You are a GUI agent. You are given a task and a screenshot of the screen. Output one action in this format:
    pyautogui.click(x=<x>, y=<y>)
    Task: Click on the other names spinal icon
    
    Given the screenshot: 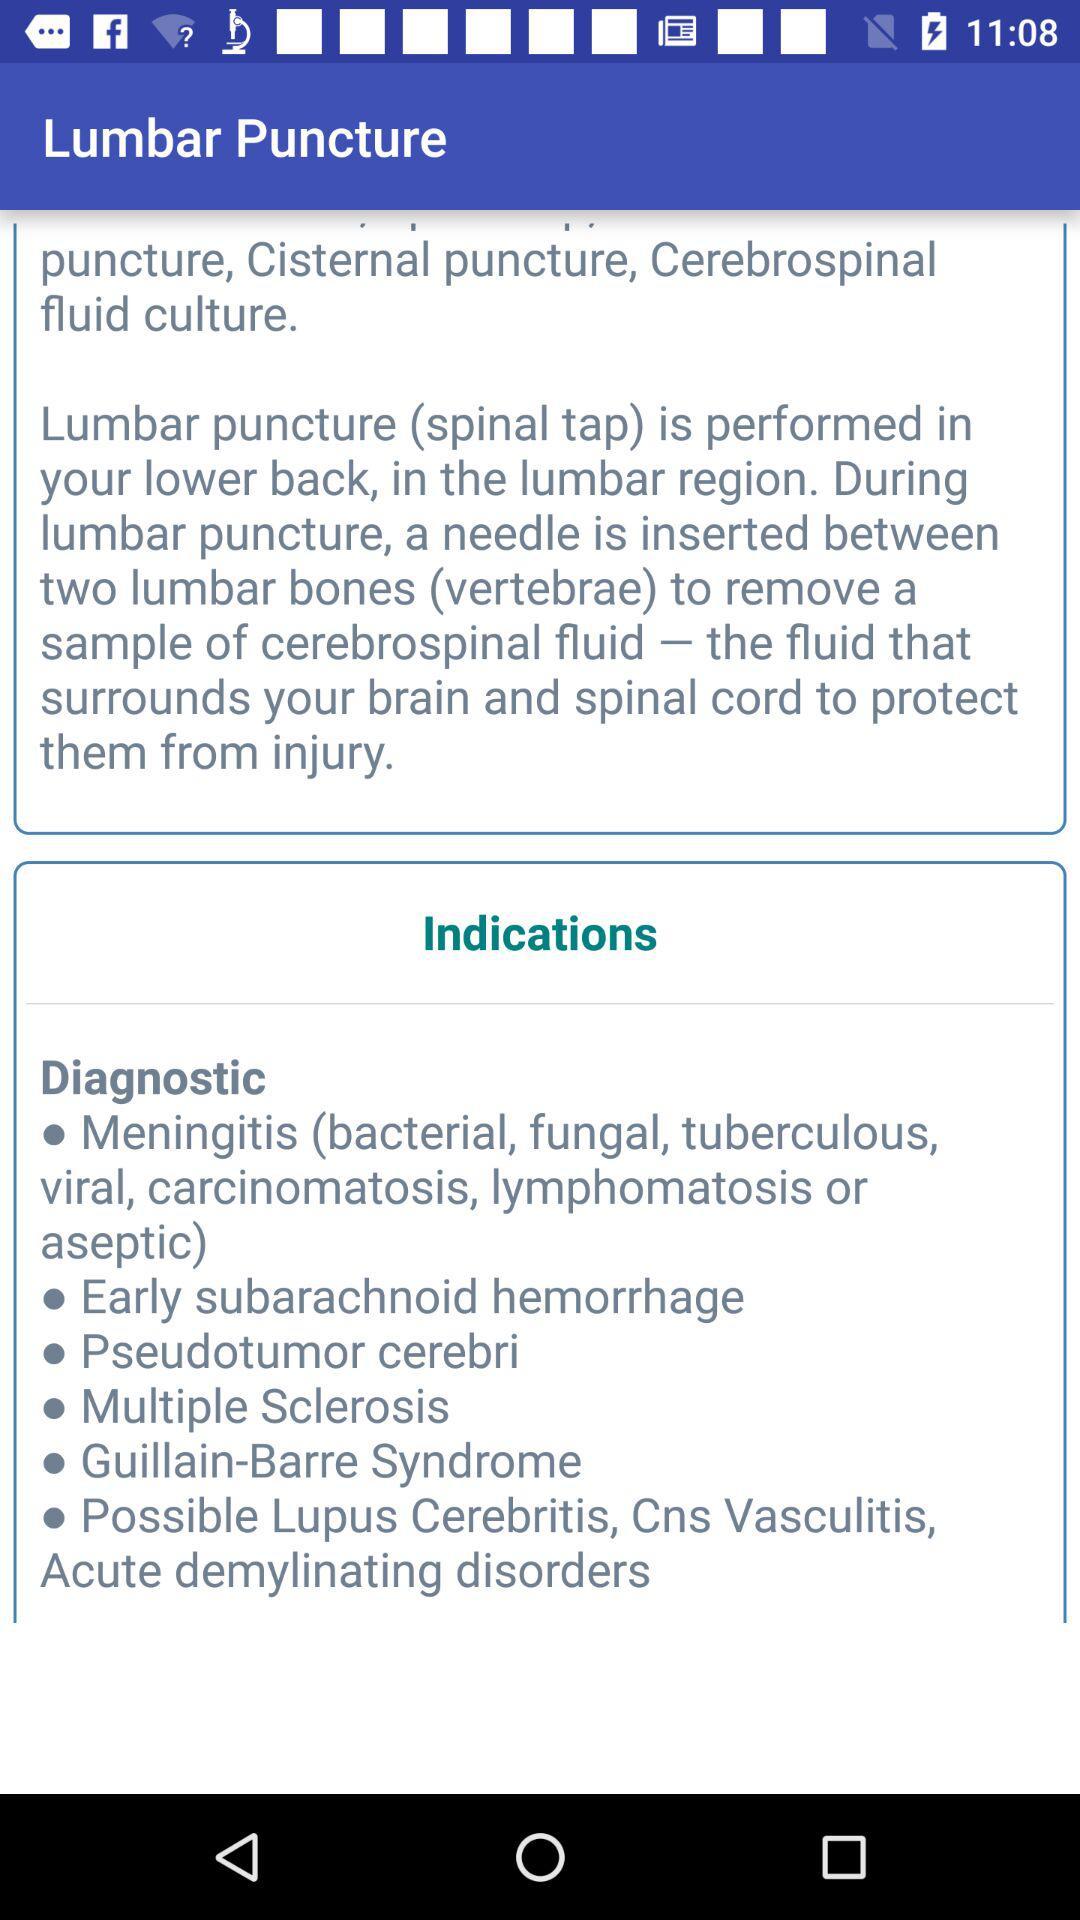 What is the action you would take?
    pyautogui.click(x=540, y=496)
    